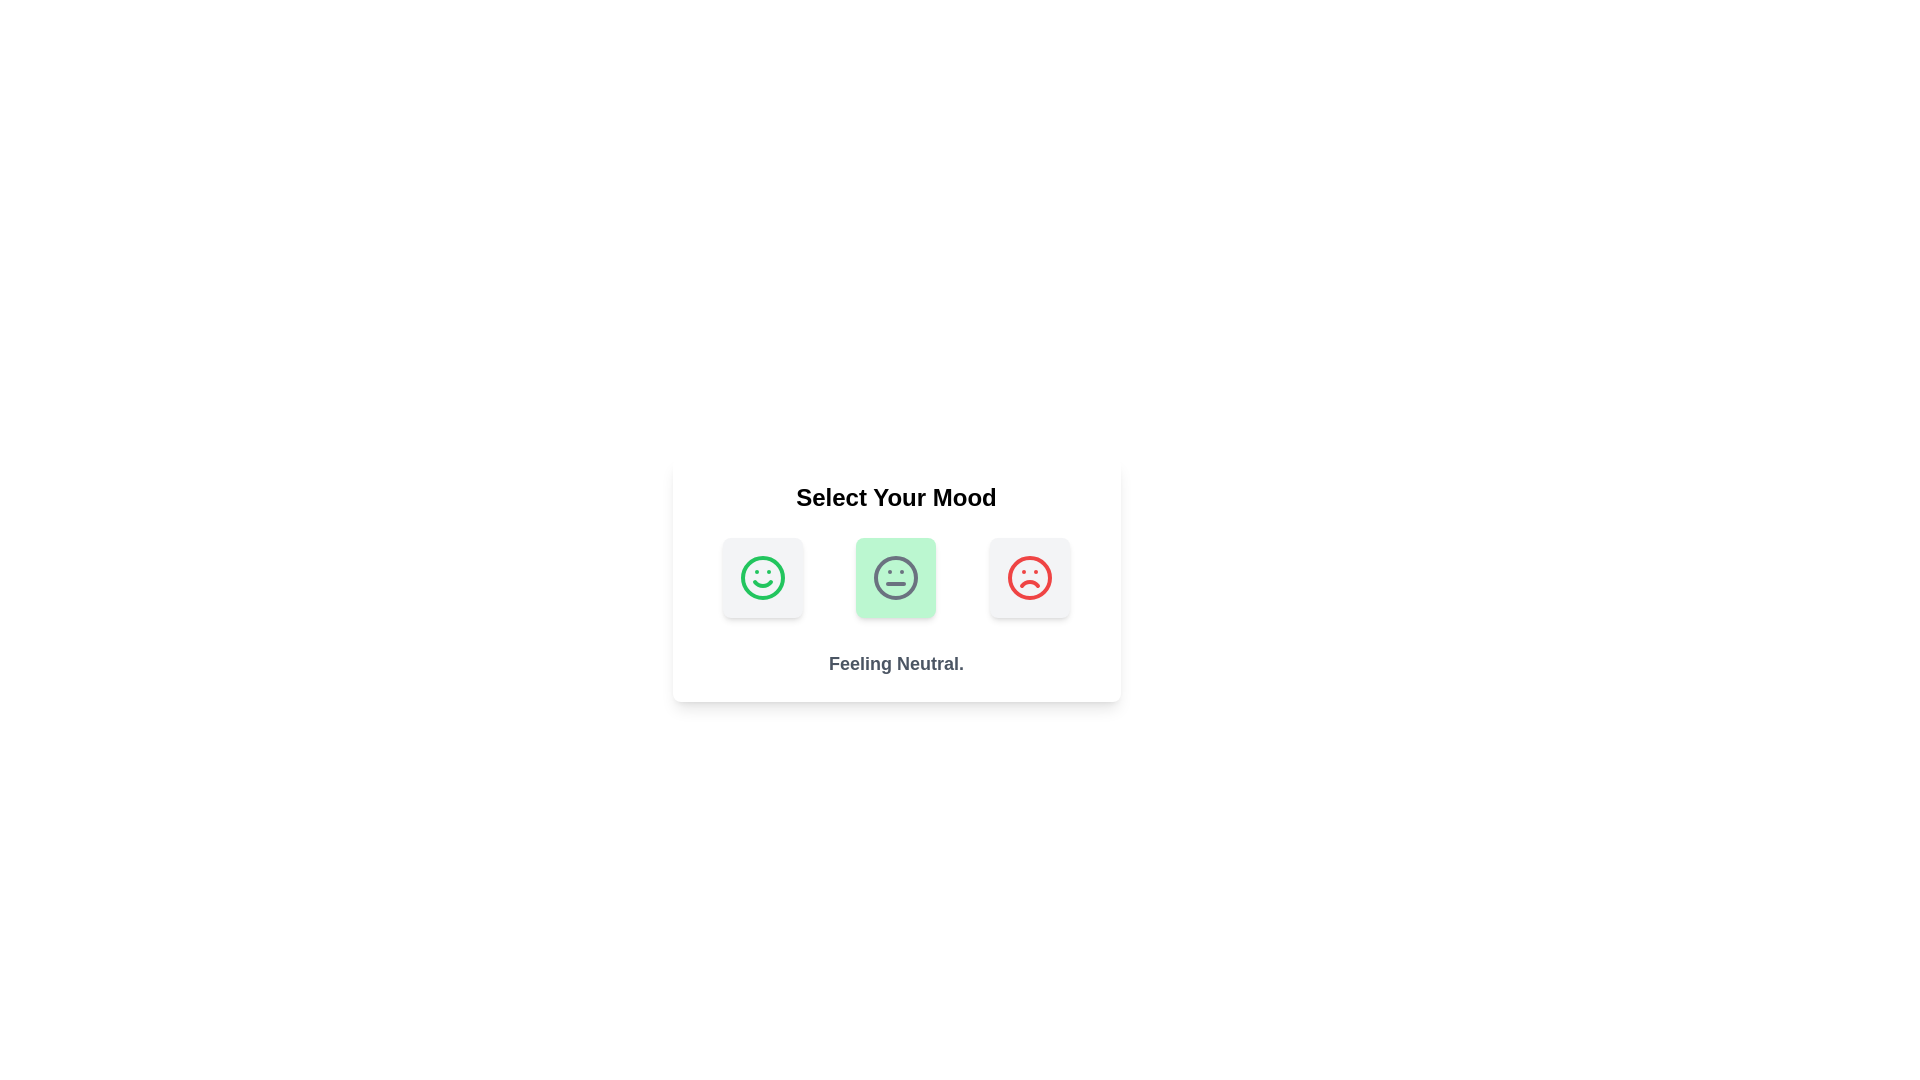 This screenshot has height=1080, width=1920. I want to click on the SVG Circle Element with a green outline, part of the leftmost smiley face icon in the mood selection component, so click(762, 578).